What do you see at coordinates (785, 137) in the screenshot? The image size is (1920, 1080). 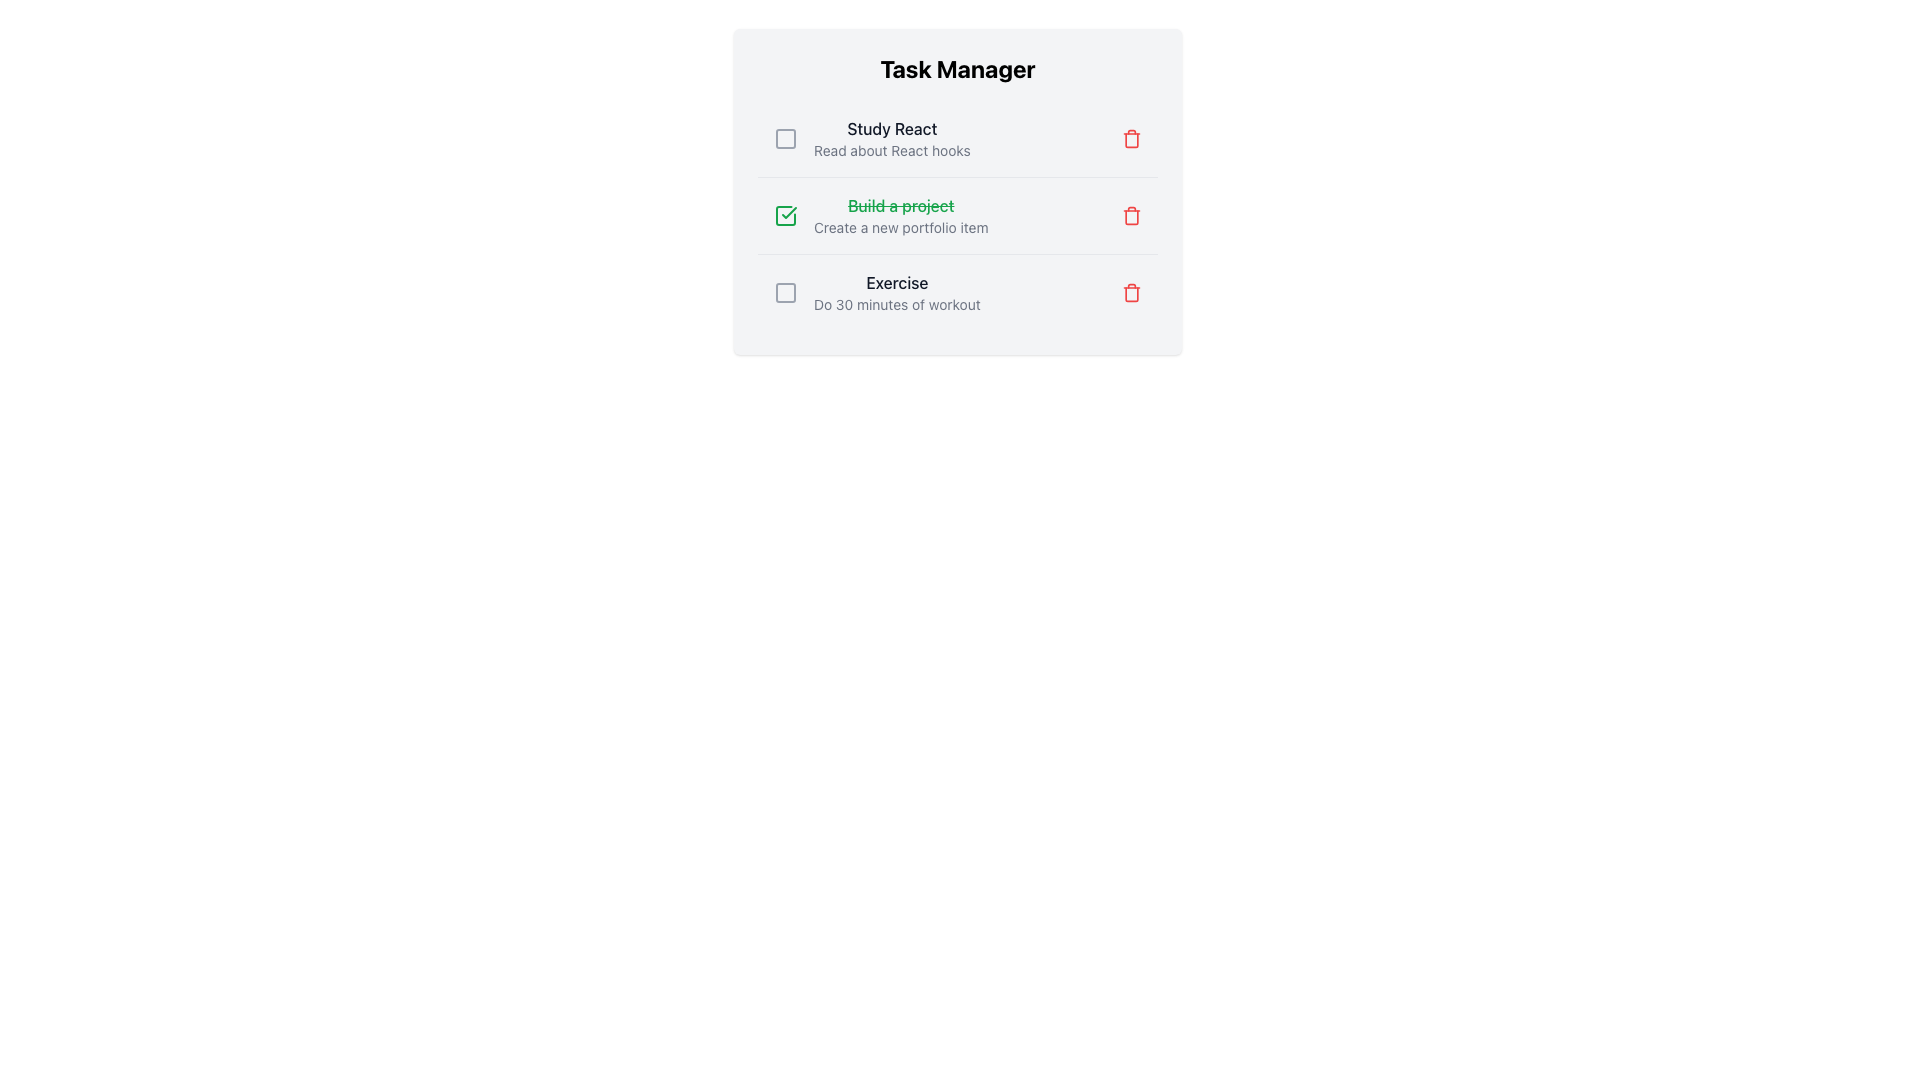 I see `the checkbox for the task 'Study React'` at bounding box center [785, 137].